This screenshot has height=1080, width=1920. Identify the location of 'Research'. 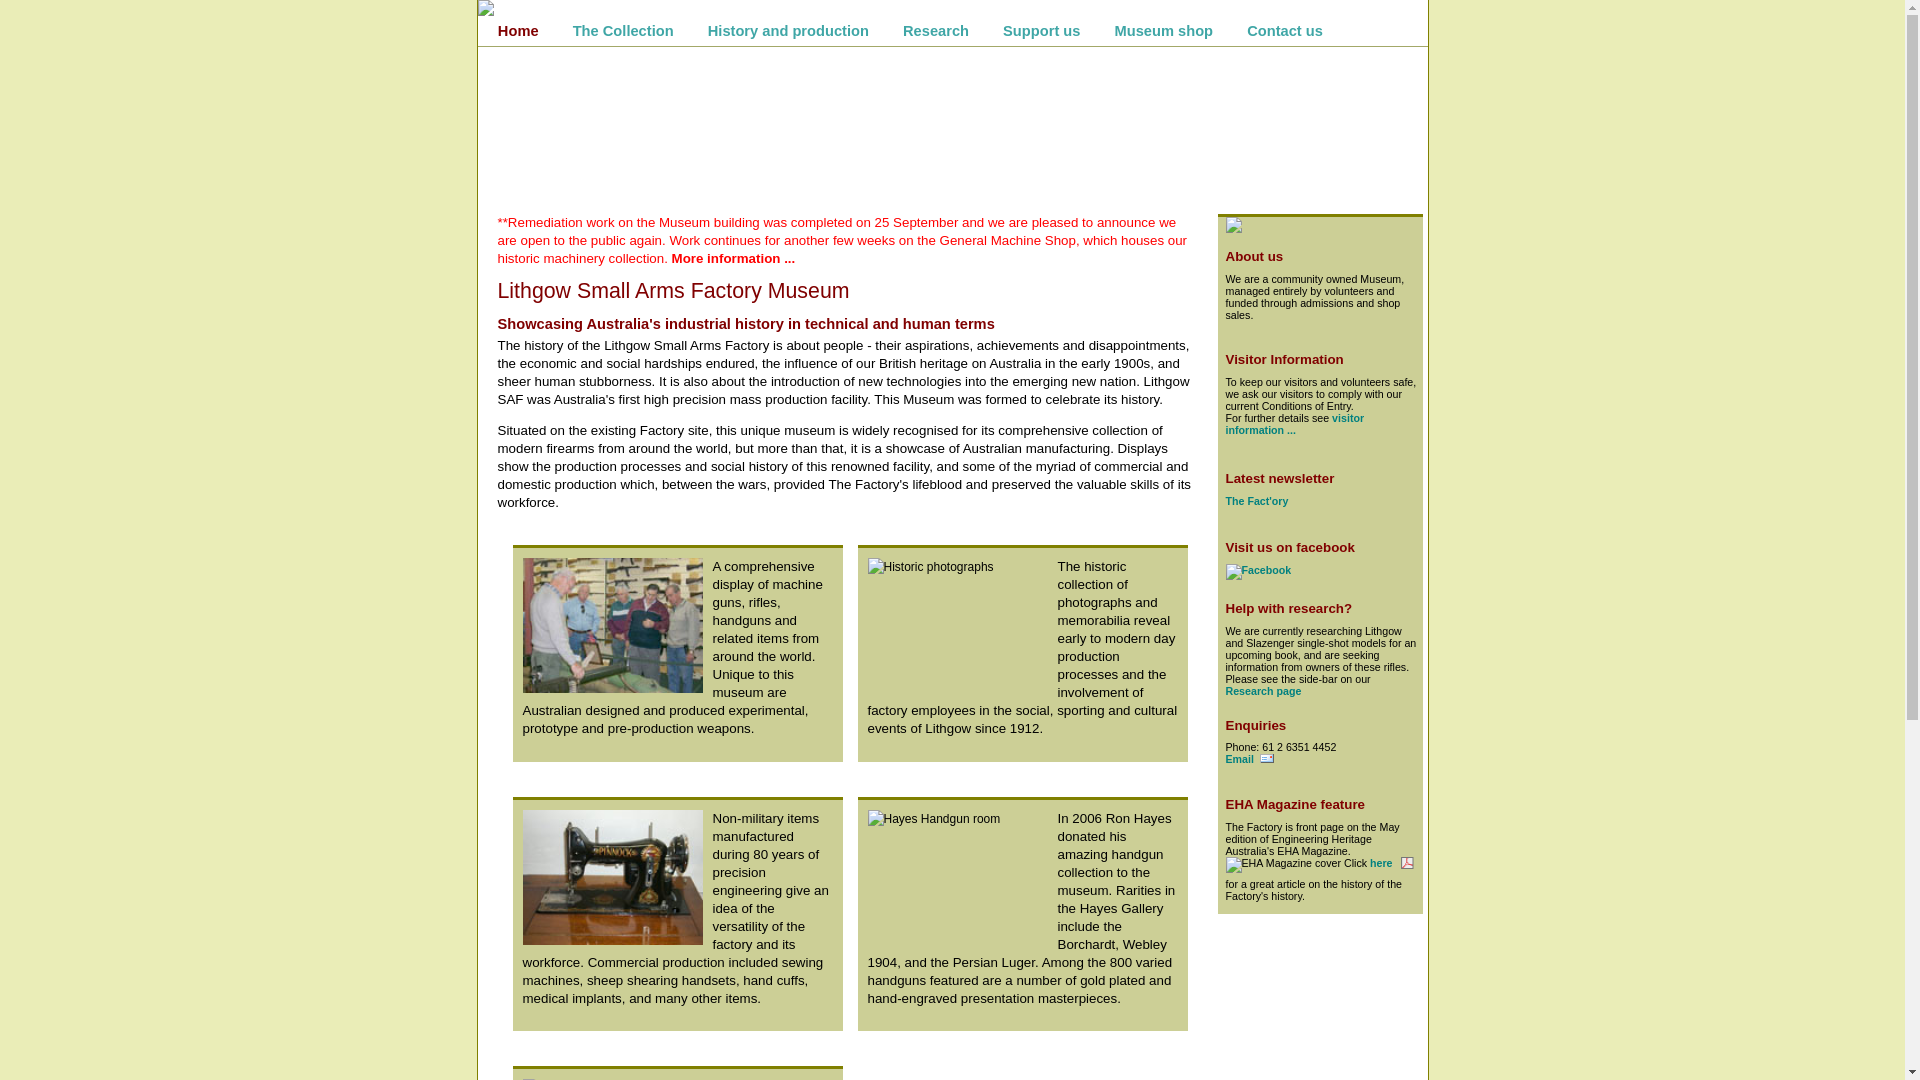
(887, 30).